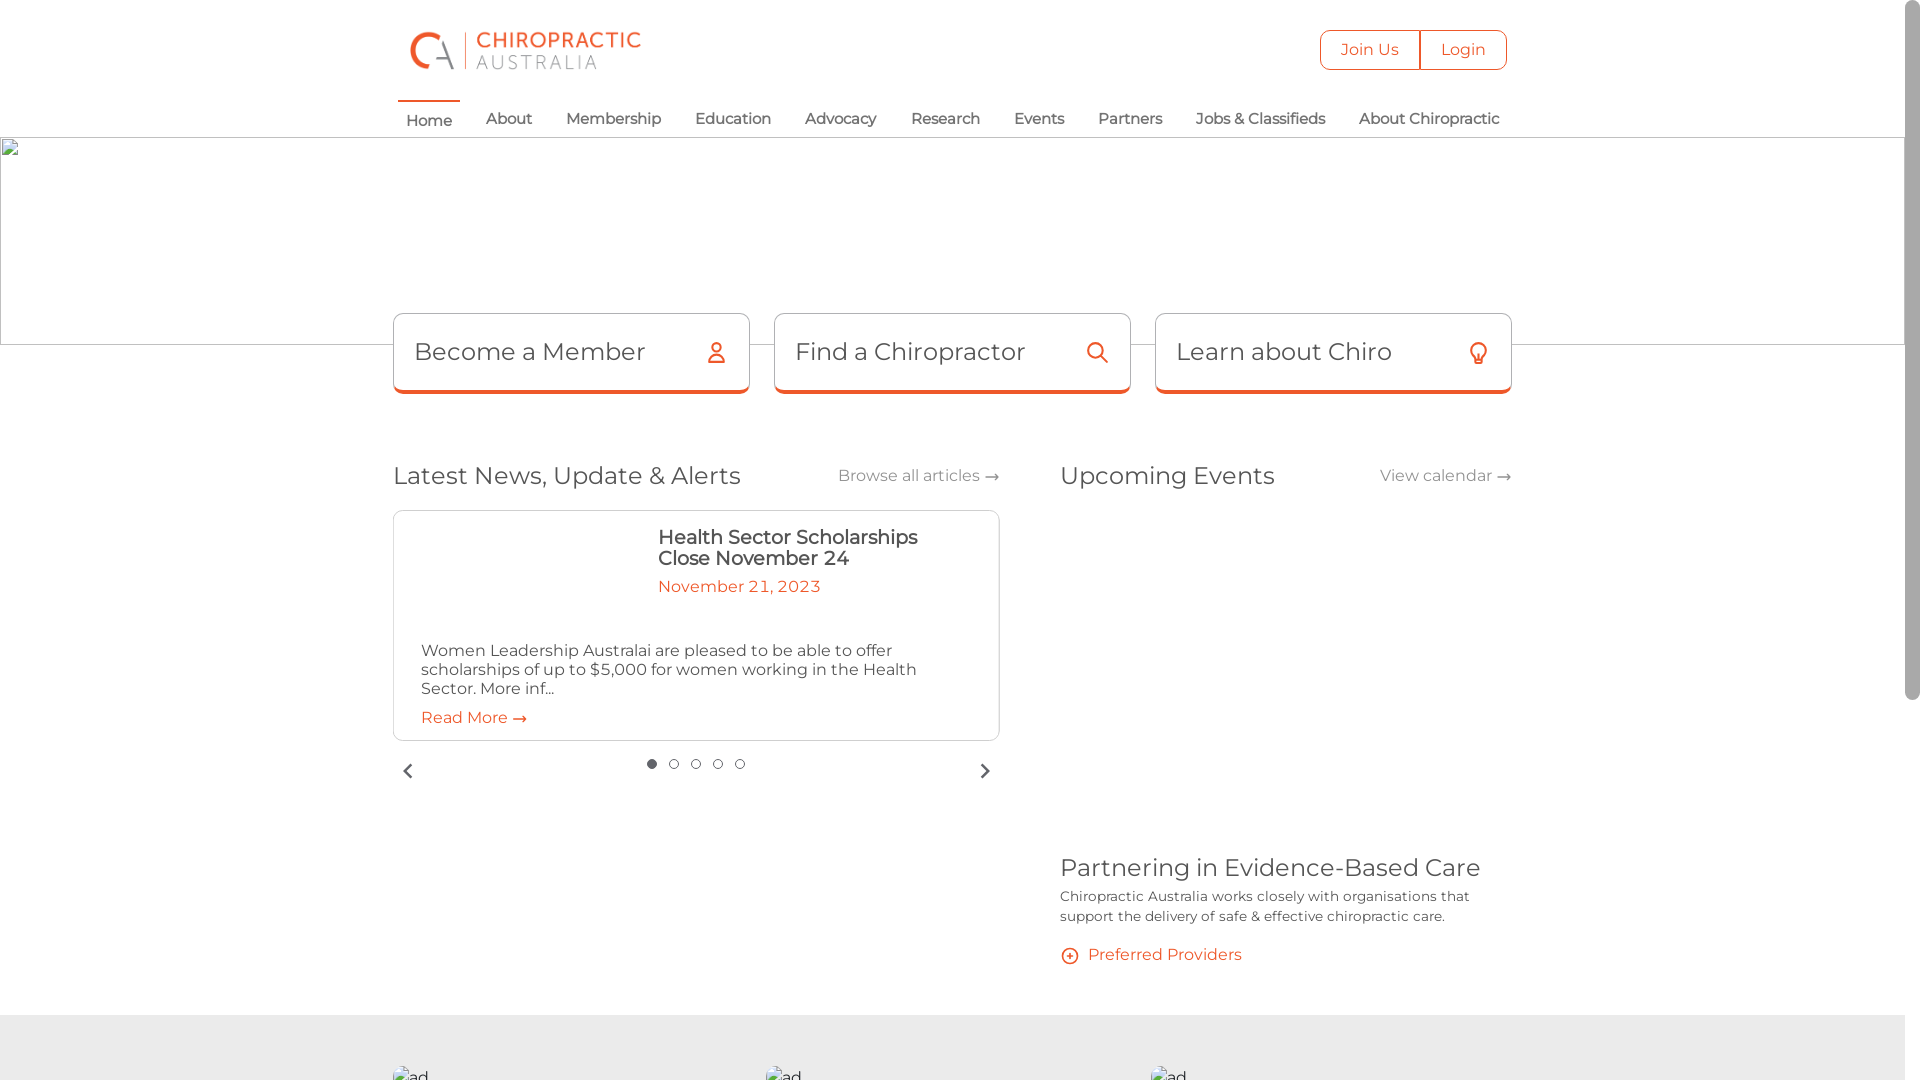 This screenshot has height=1080, width=1920. Describe the element at coordinates (1368, 49) in the screenshot. I see `'Join Us'` at that location.